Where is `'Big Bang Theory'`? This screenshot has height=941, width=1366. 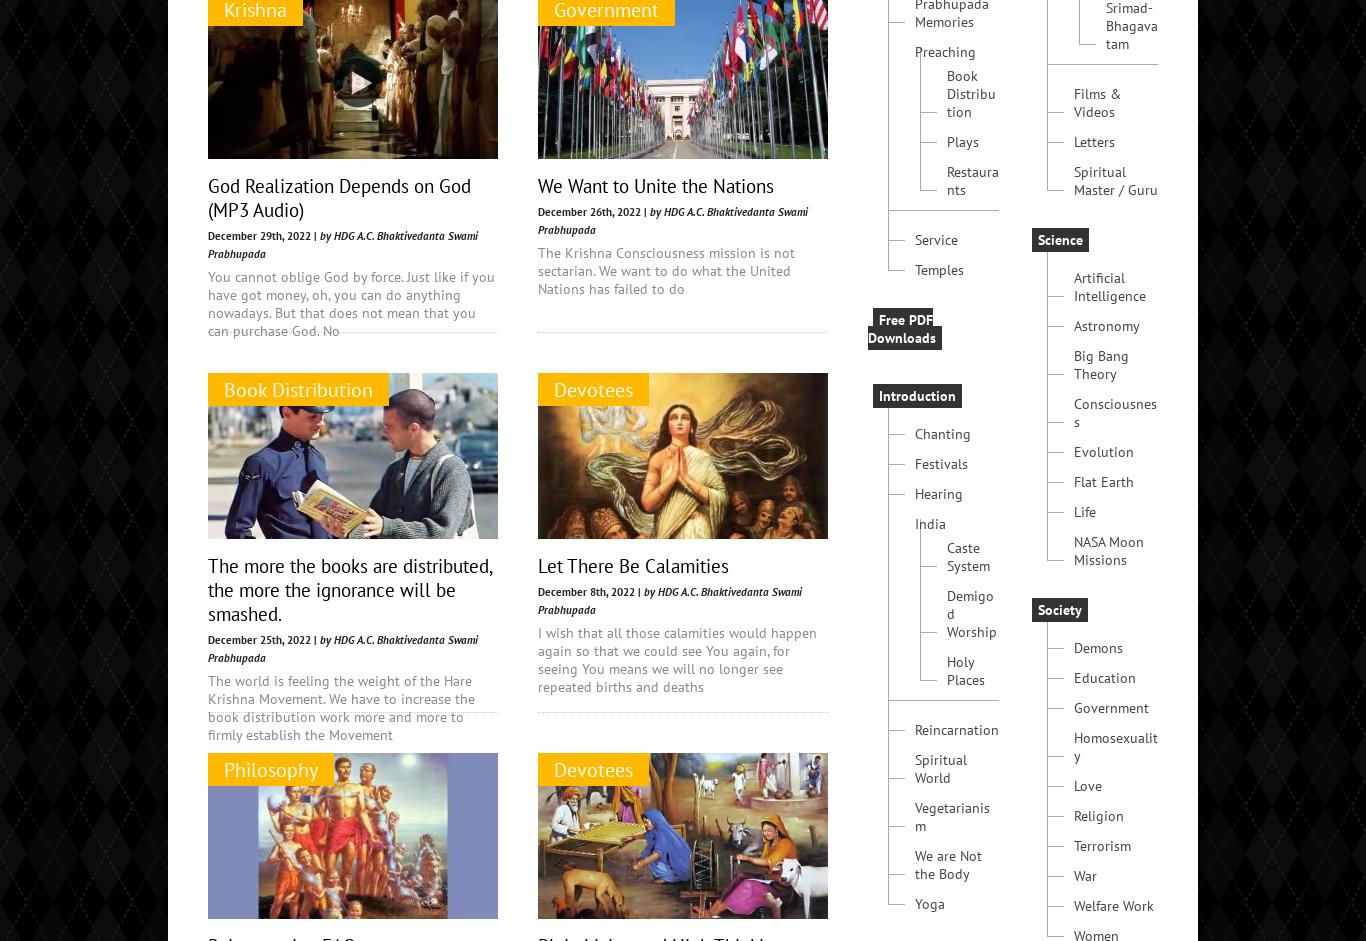 'Big Bang Theory' is located at coordinates (1100, 515).